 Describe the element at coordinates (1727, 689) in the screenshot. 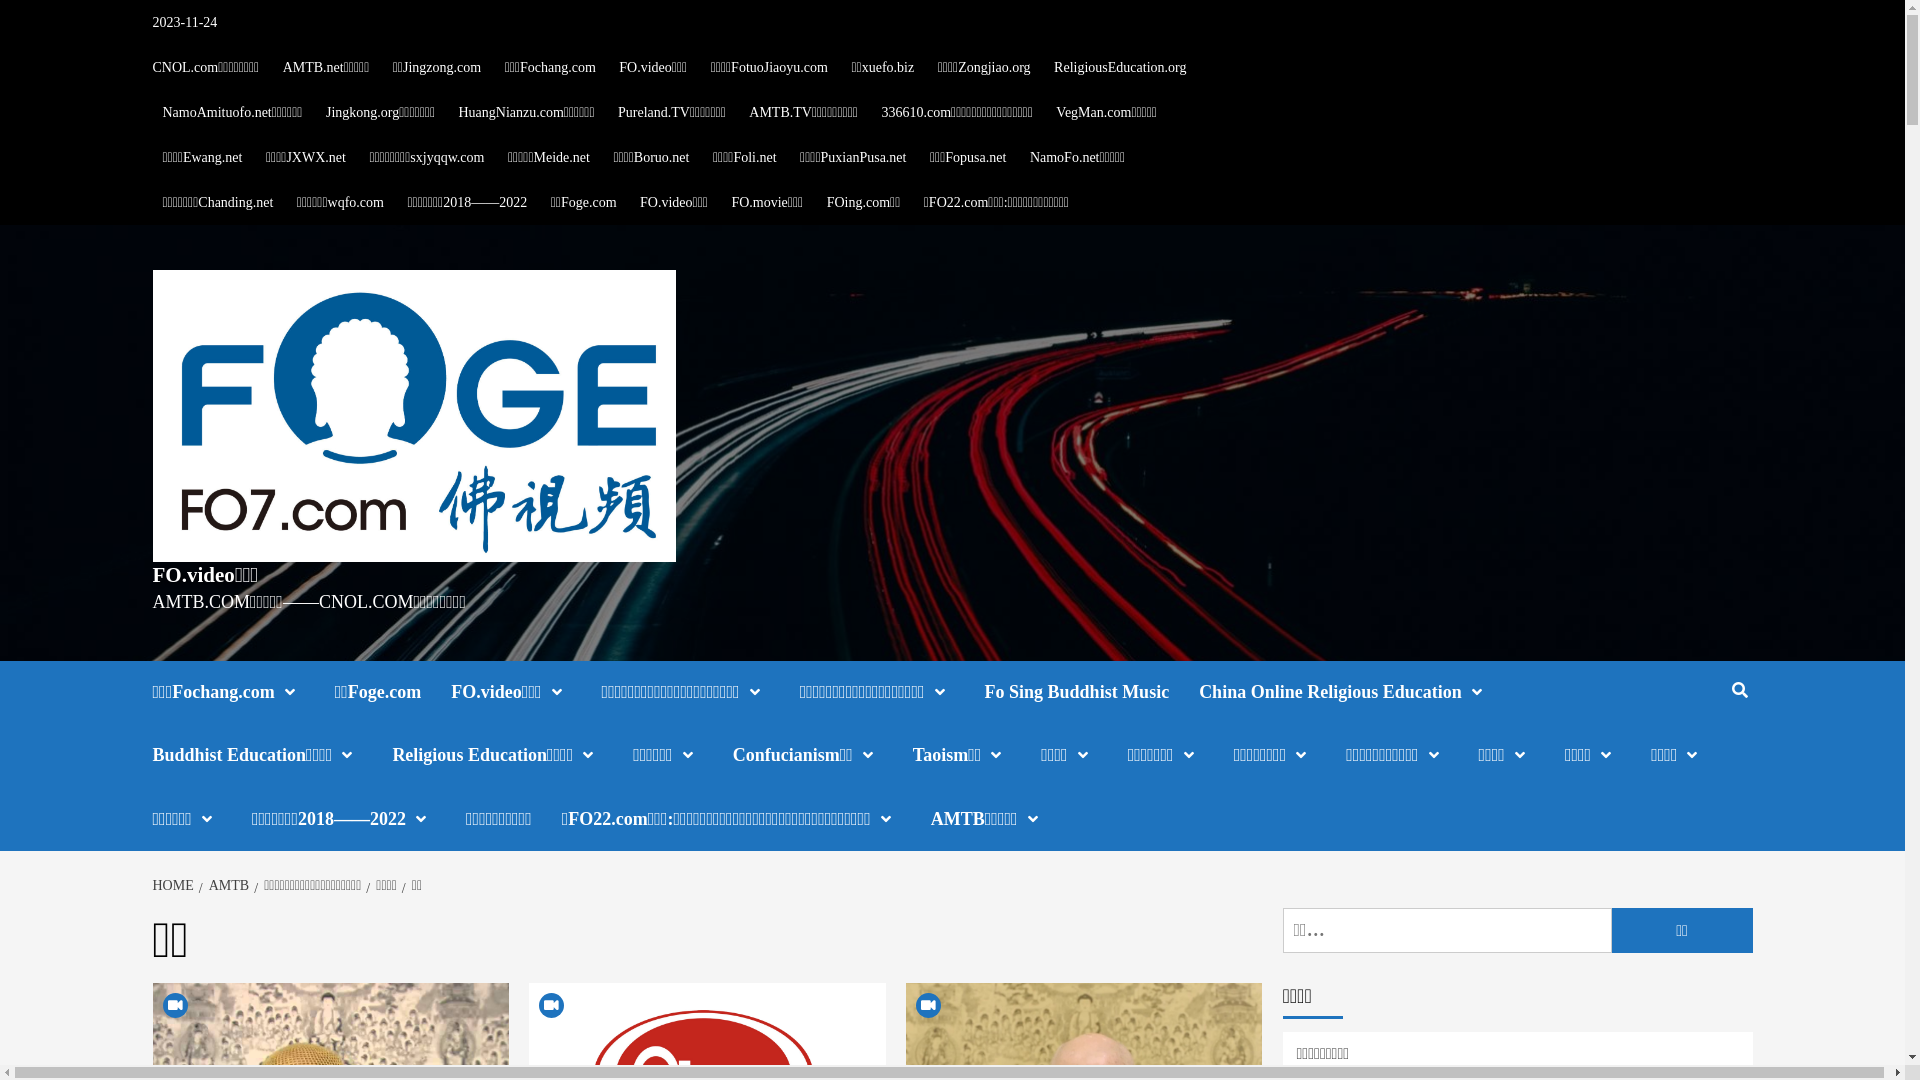

I see `'Search'` at that location.